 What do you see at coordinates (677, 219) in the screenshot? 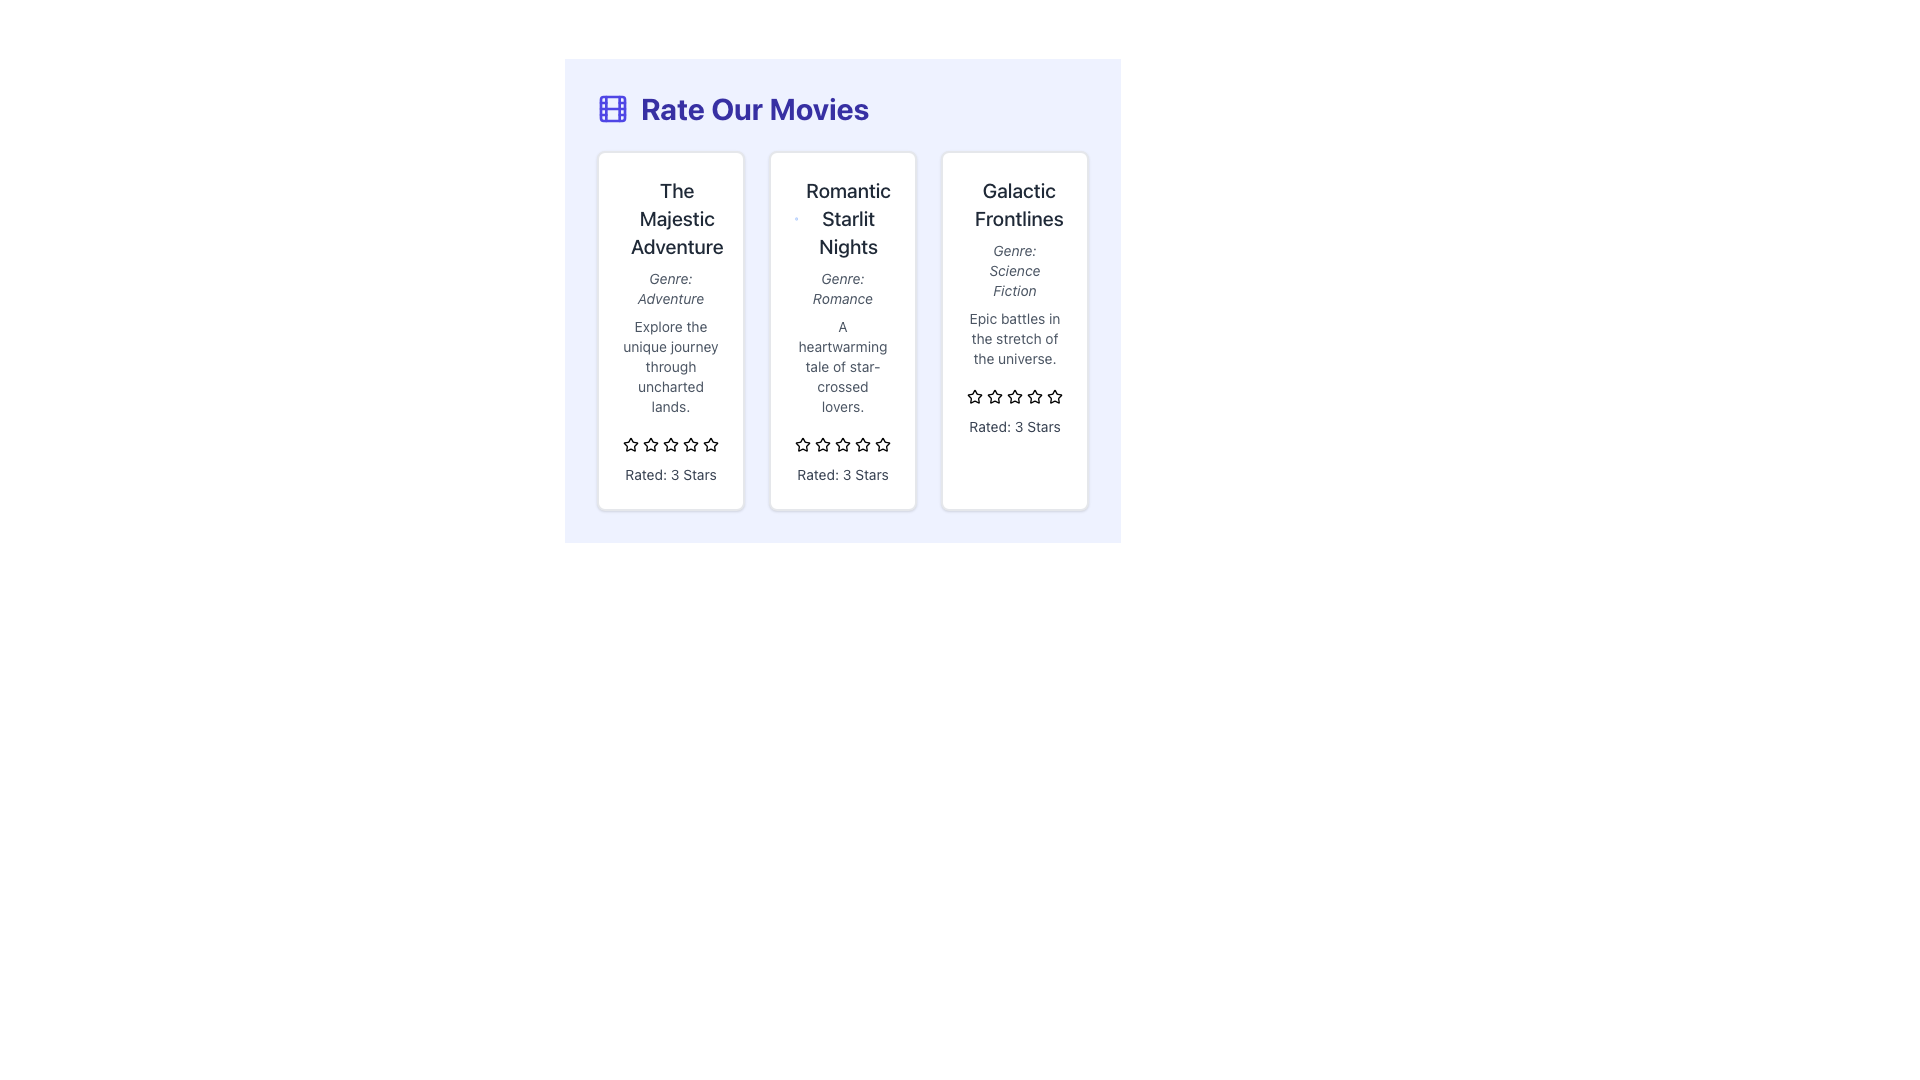
I see `the static text element displaying 'The Majestic Adventure' in large gray font, located in the top section of the first card` at bounding box center [677, 219].